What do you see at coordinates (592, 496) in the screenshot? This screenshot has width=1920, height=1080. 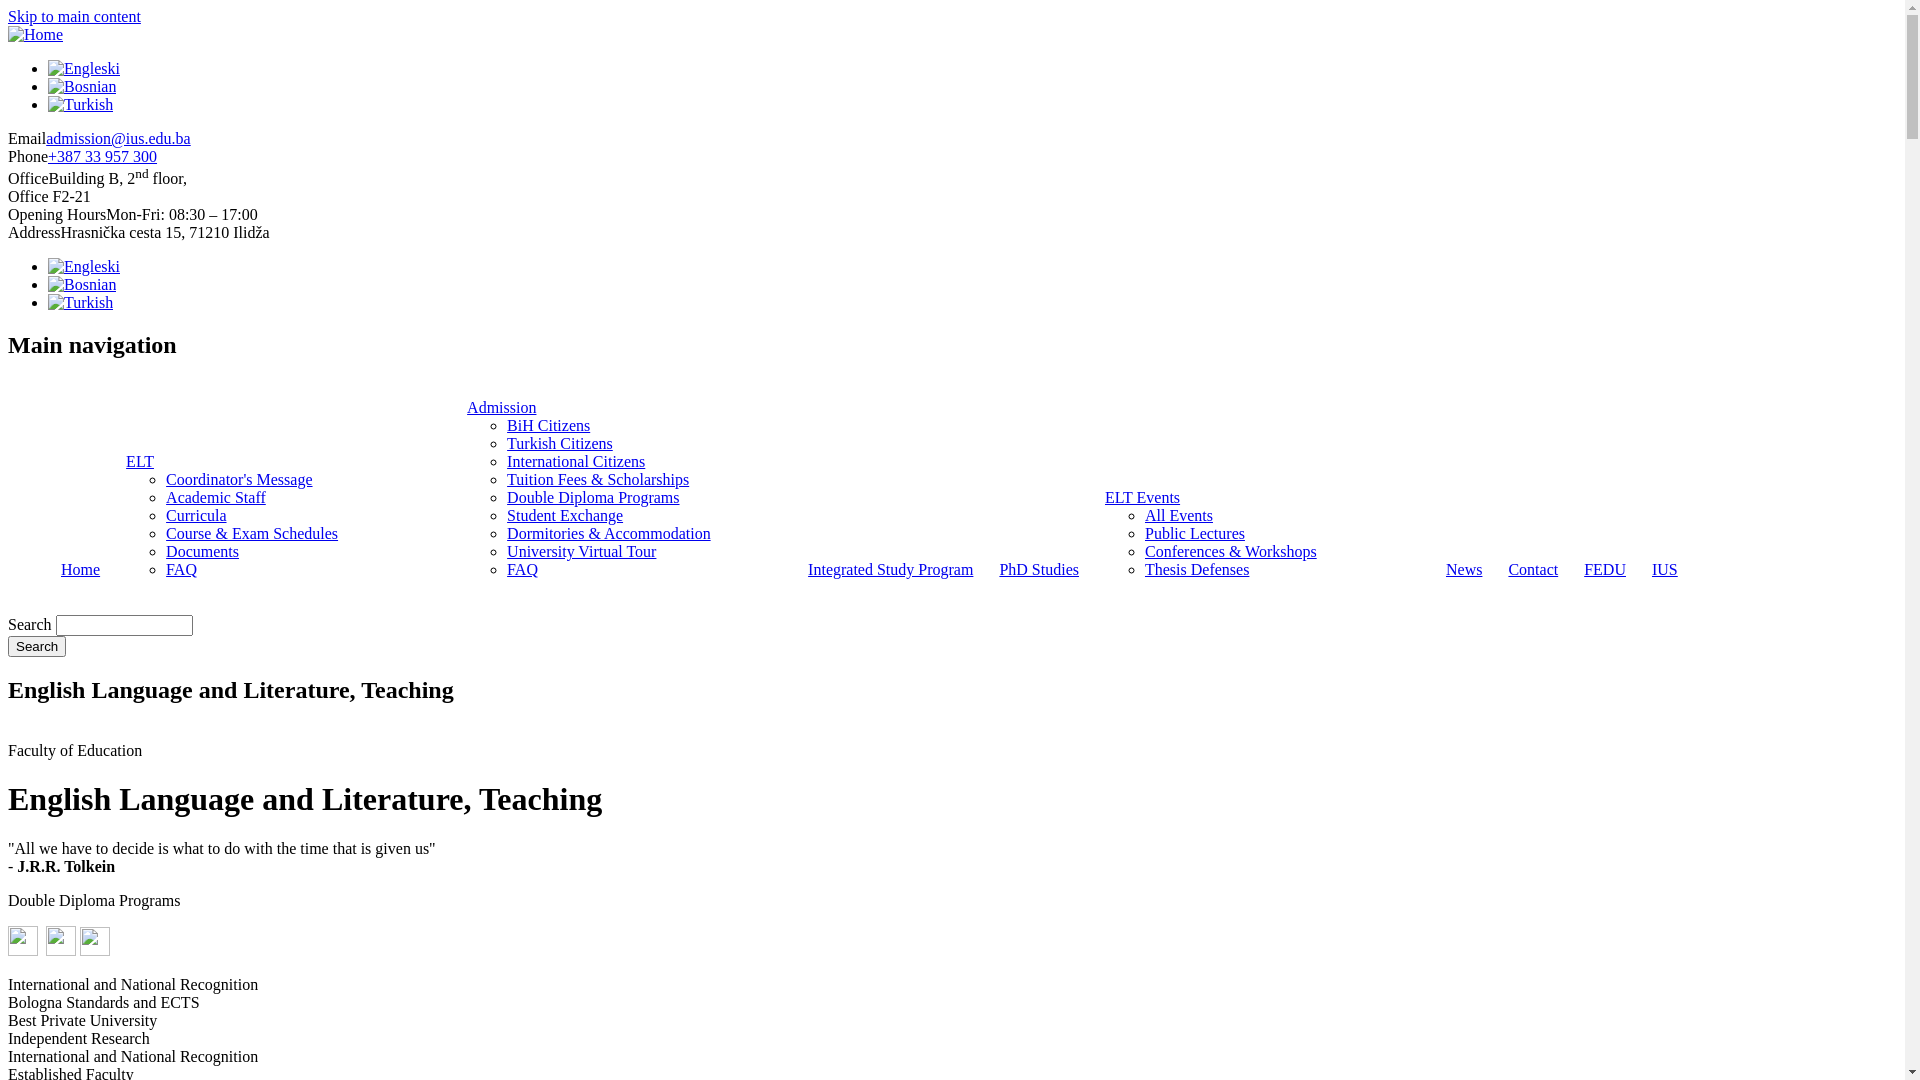 I see `'Double Diploma Programs'` at bounding box center [592, 496].